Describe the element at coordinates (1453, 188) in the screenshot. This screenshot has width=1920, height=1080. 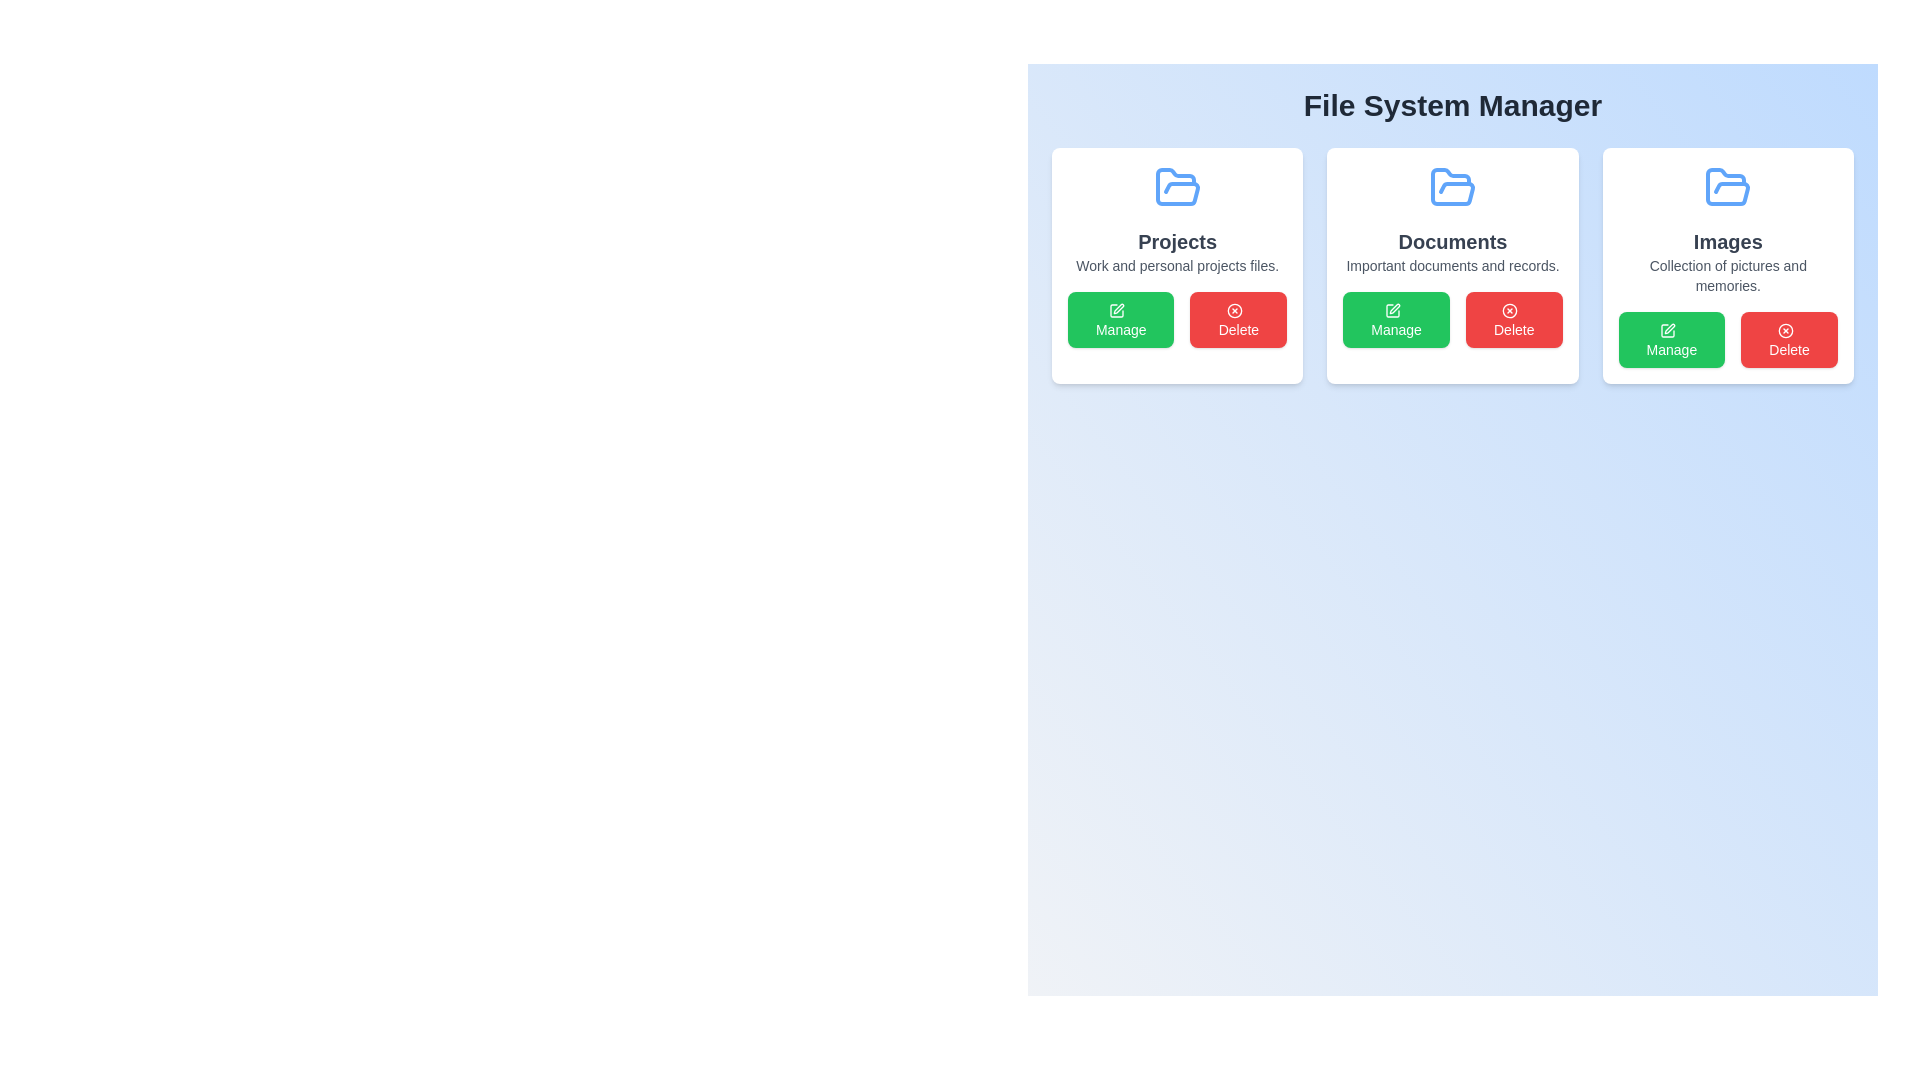
I see `the 'Documents' icon in the application interface, which serves as the visual indicator for the Documents section` at that location.